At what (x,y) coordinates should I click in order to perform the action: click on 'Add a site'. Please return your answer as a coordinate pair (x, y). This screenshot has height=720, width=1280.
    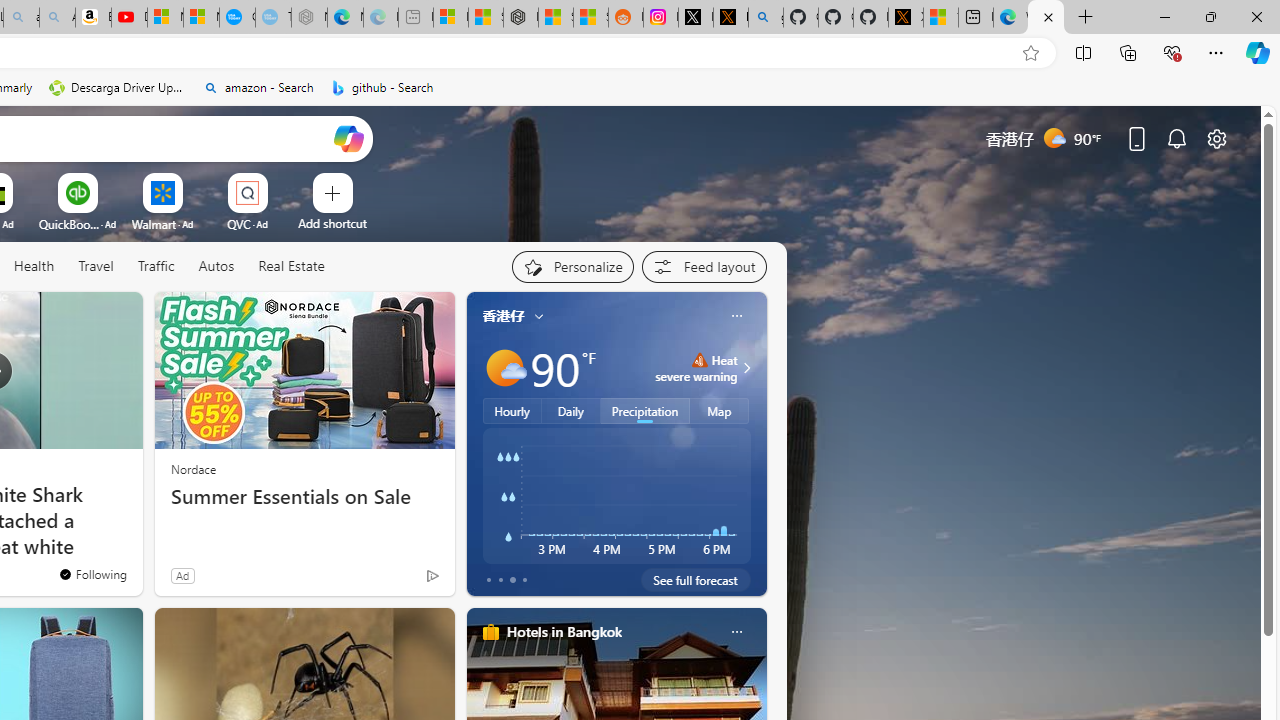
    Looking at the image, I should click on (332, 223).